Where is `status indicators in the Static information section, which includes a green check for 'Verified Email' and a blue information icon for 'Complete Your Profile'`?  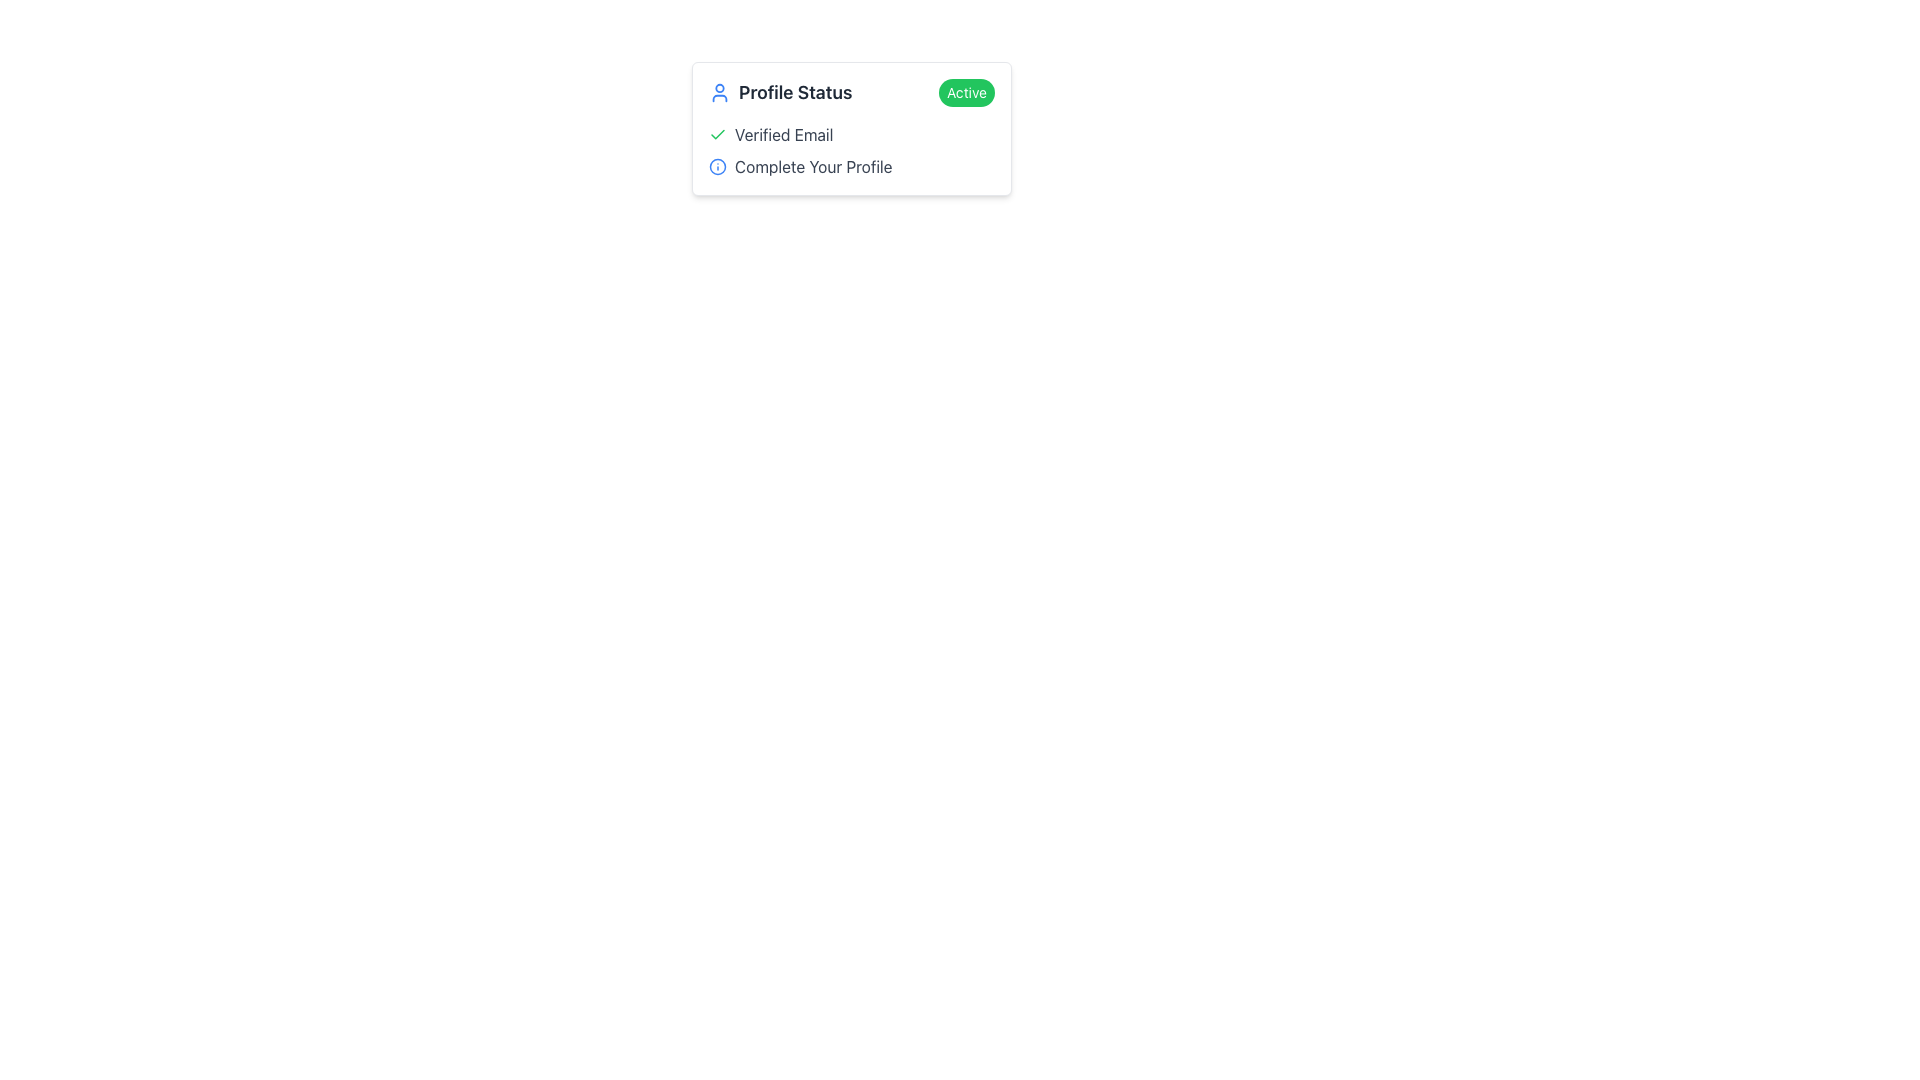
status indicators in the Static information section, which includes a green check for 'Verified Email' and a blue information icon for 'Complete Your Profile' is located at coordinates (851, 149).